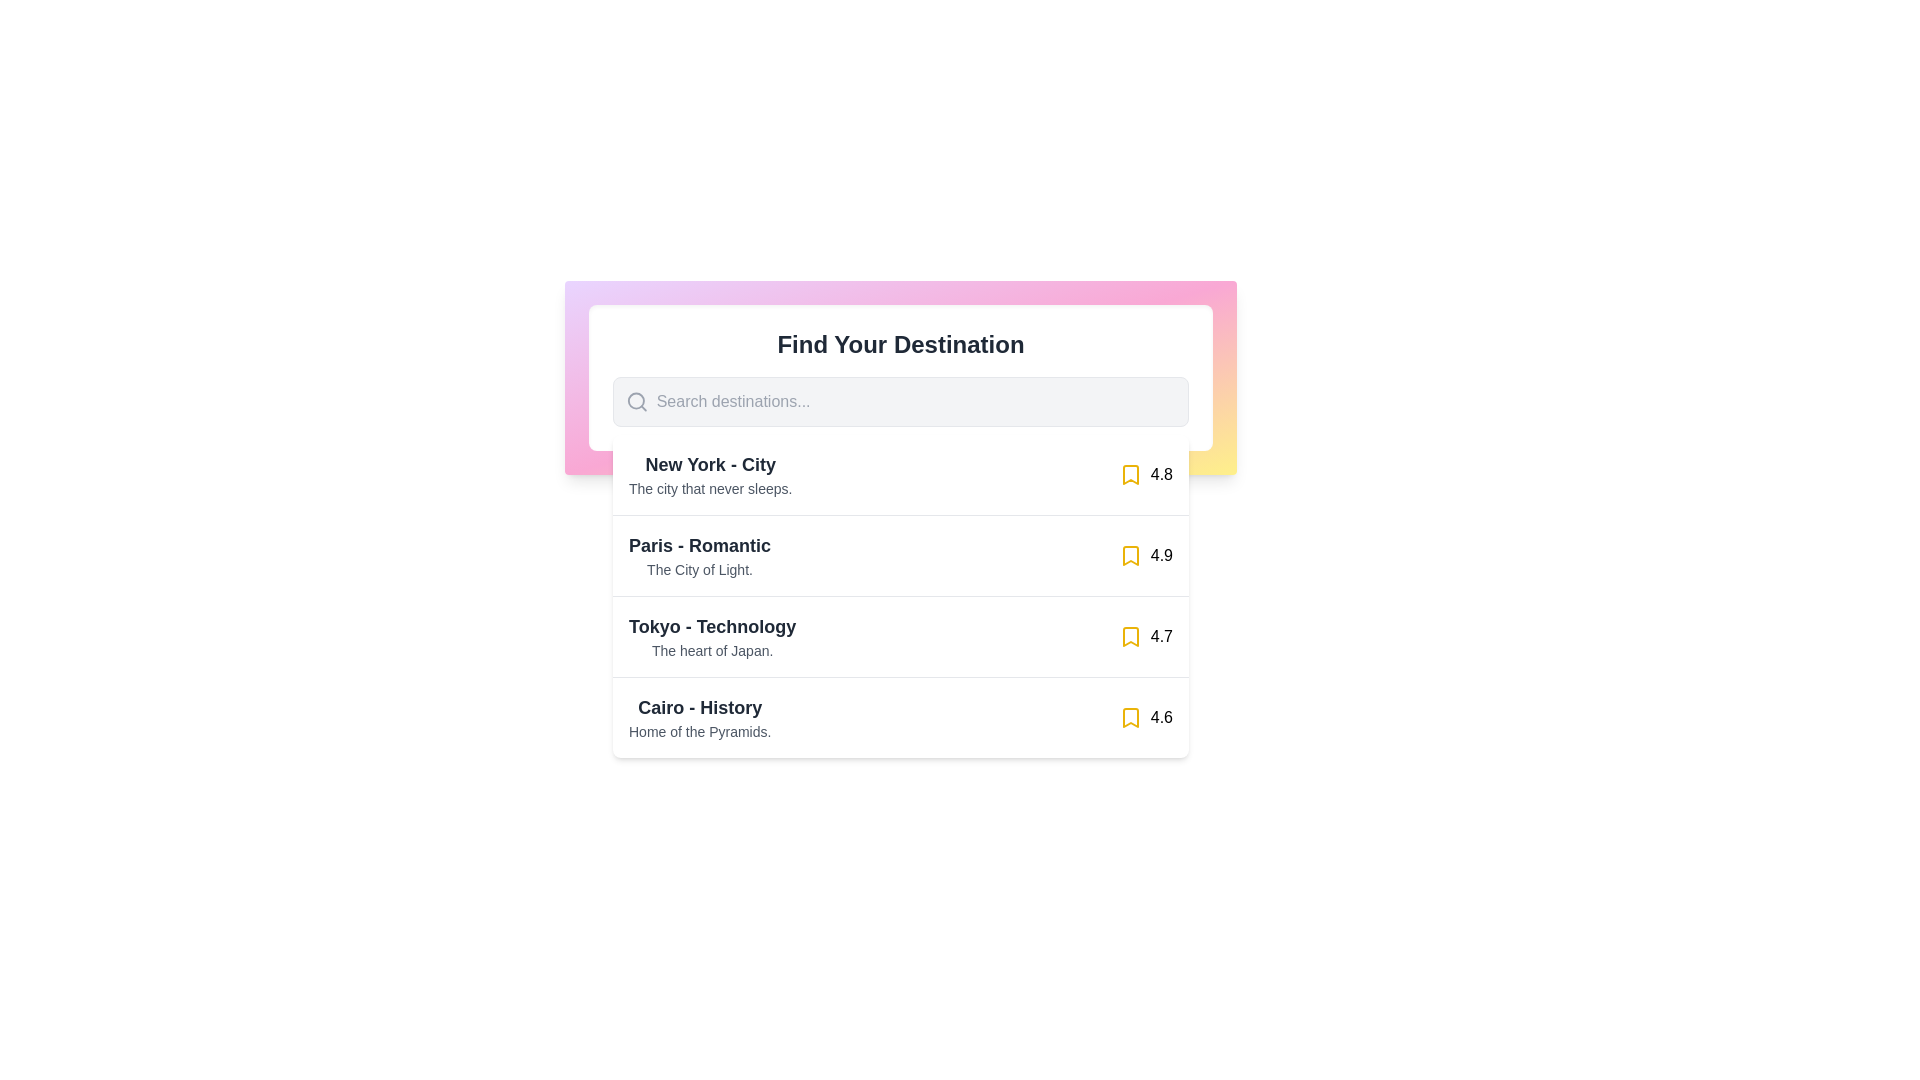 The height and width of the screenshot is (1080, 1920). I want to click on descriptive text label that contains the phrase 'The city that never sleeps.' which is styled in muted gray and serves as a subtitle beneath the 'New York - City' heading, so click(710, 489).